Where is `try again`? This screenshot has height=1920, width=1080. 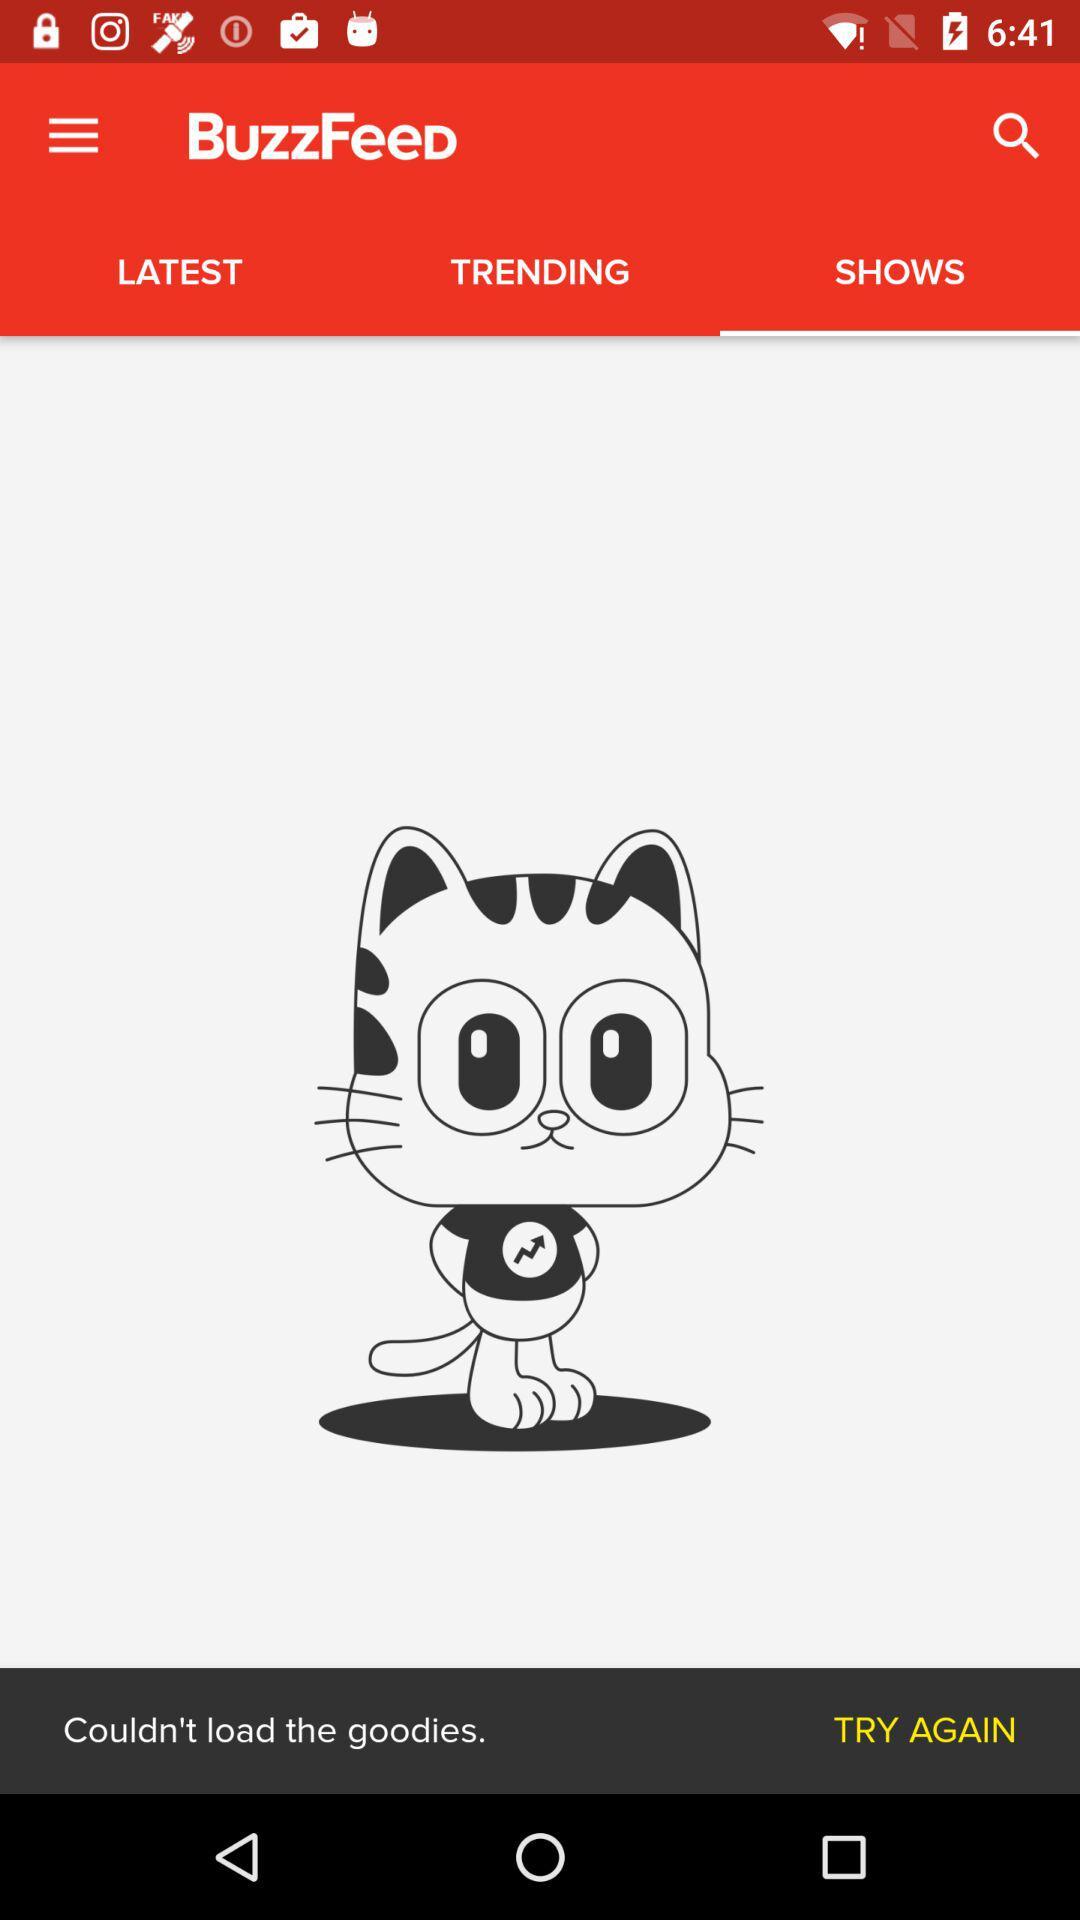
try again is located at coordinates (925, 1730).